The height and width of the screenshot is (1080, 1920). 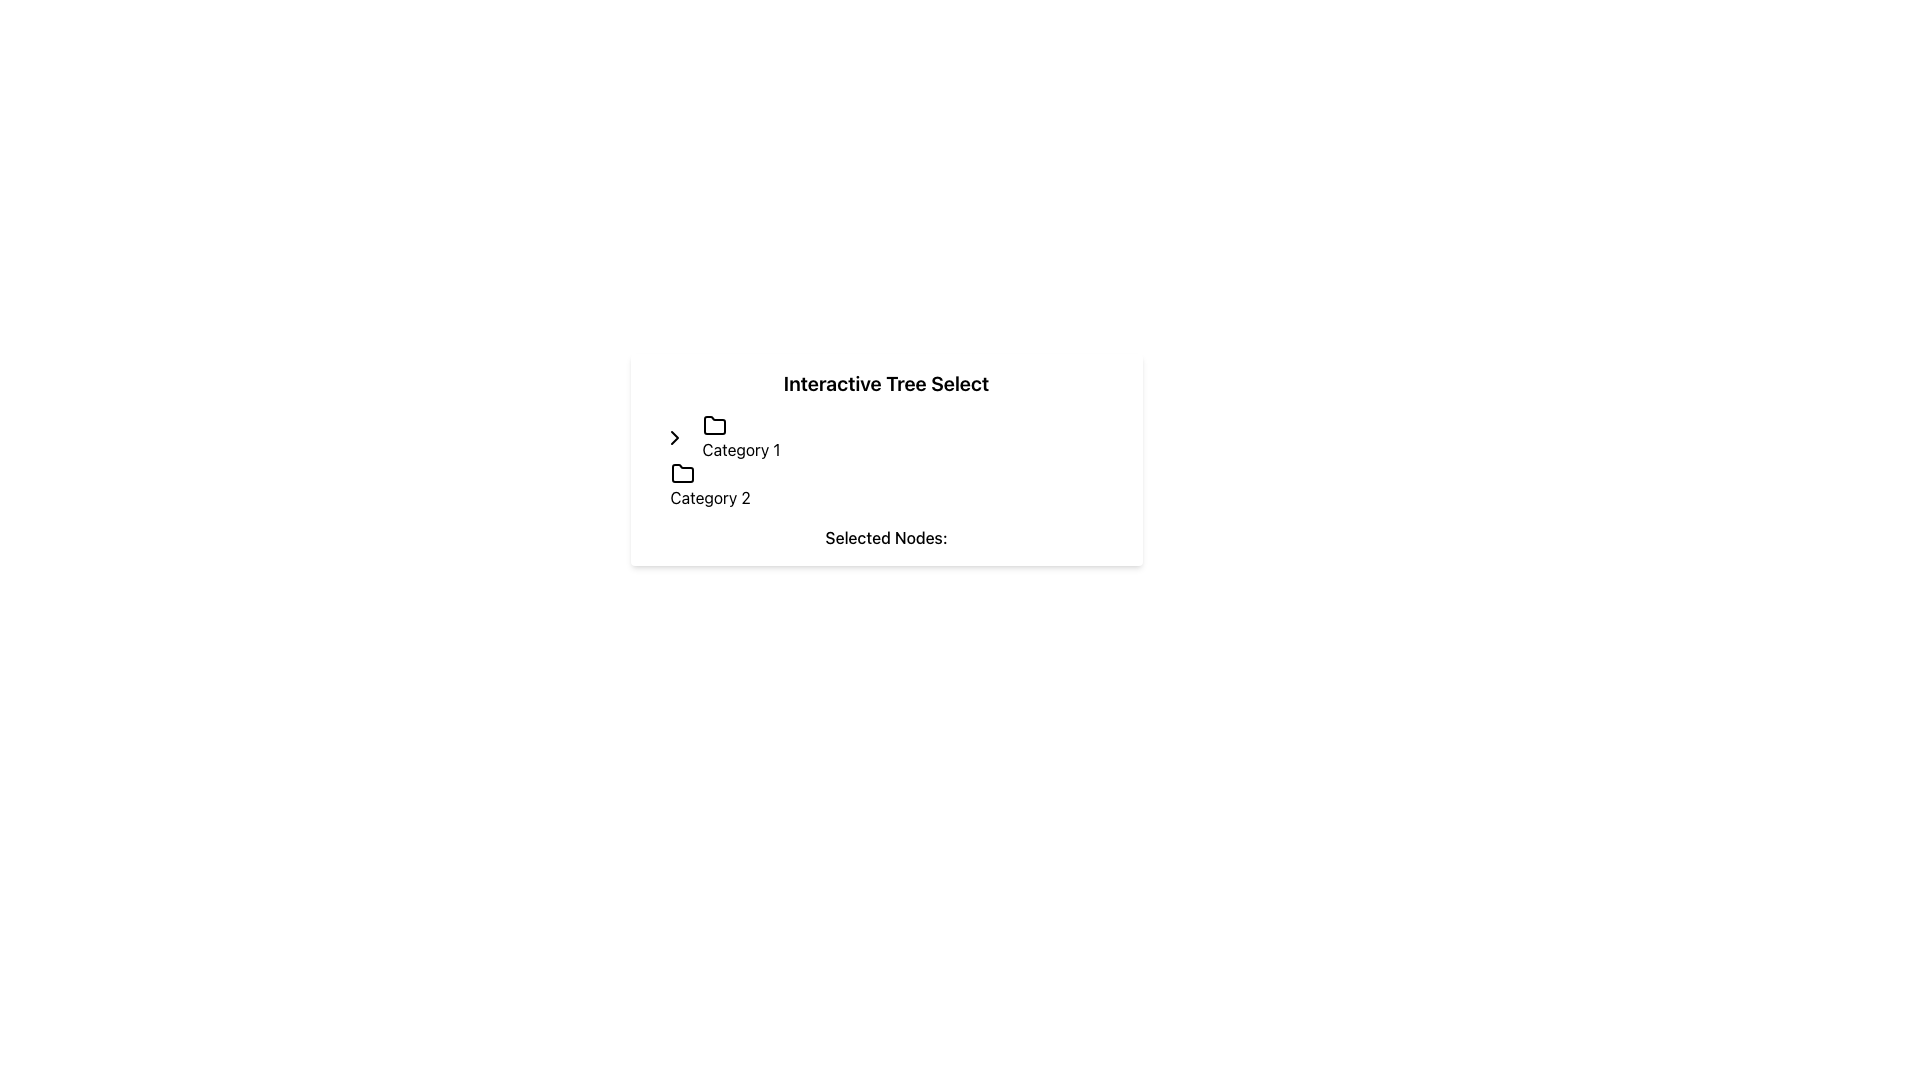 What do you see at coordinates (682, 474) in the screenshot?
I see `the folder icon located to the left of the 'Category 2' label within the 'Interactive Tree Select' section` at bounding box center [682, 474].